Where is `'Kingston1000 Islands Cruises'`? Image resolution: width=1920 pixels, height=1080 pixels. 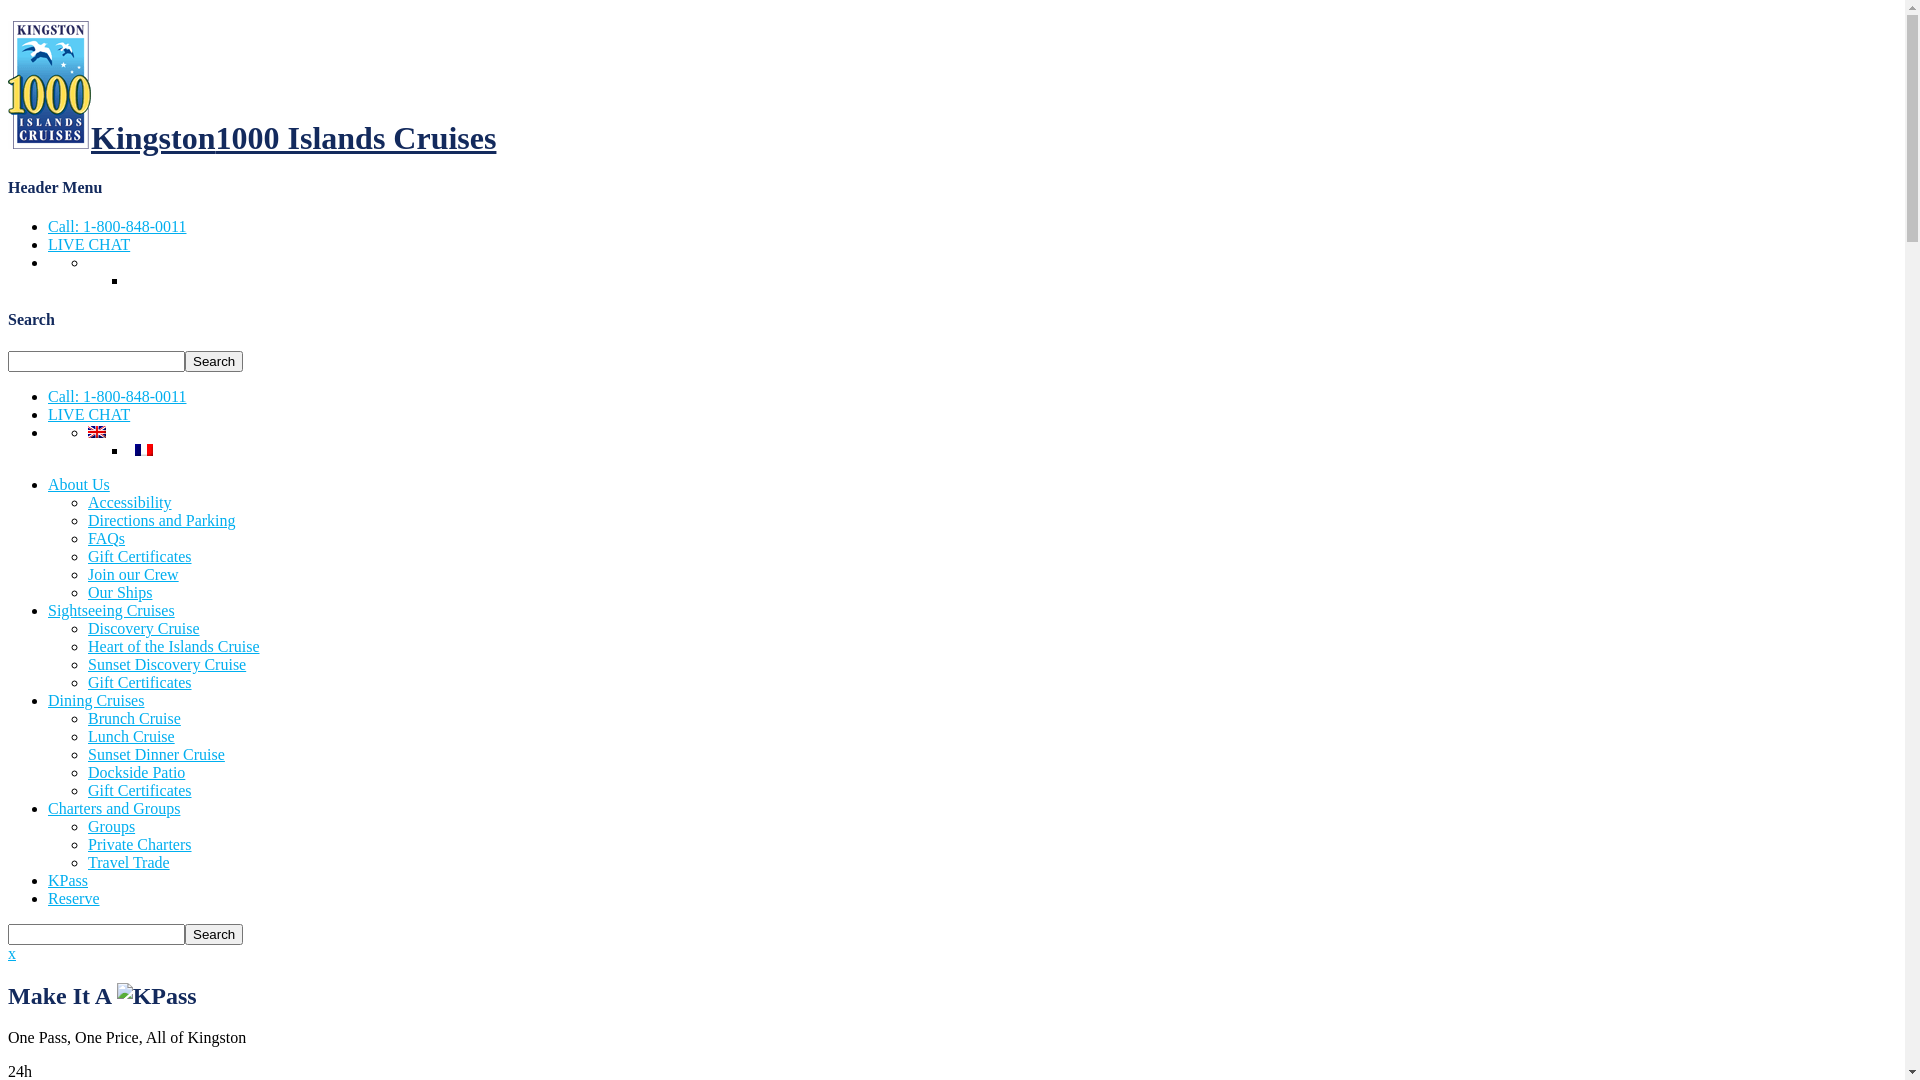 'Kingston1000 Islands Cruises' is located at coordinates (251, 137).